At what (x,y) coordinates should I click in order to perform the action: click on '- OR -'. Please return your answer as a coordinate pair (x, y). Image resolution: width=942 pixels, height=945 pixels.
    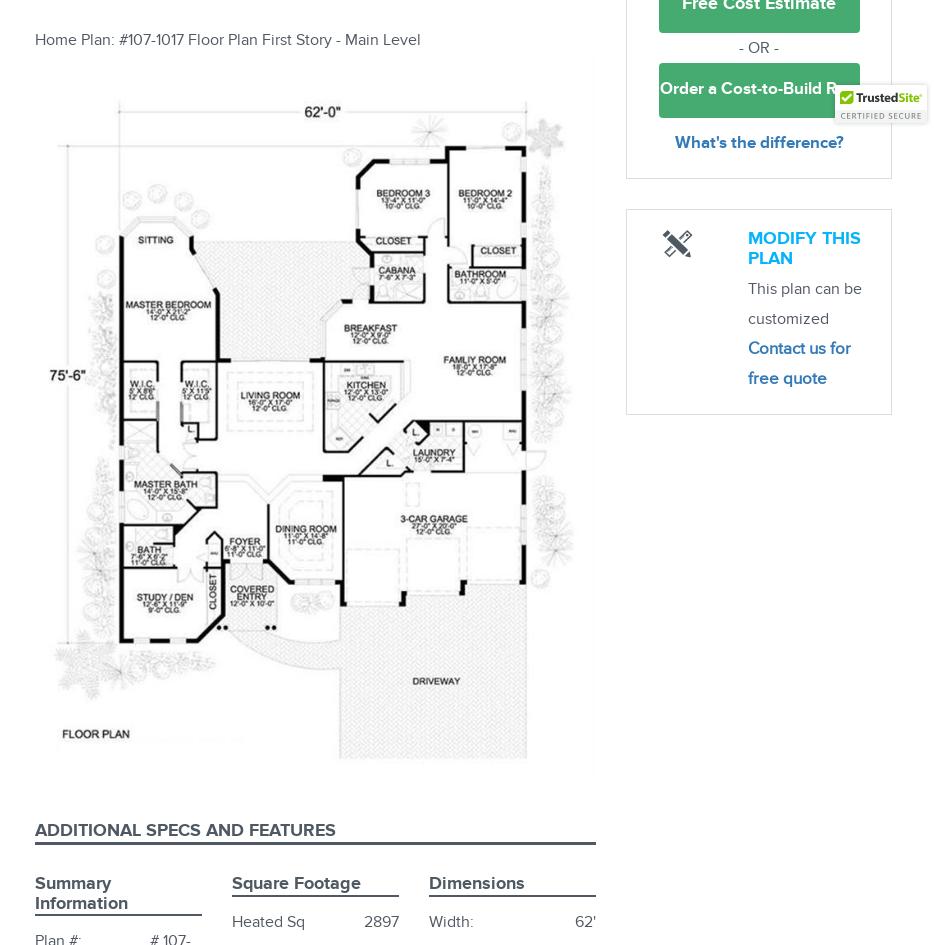
    Looking at the image, I should click on (737, 46).